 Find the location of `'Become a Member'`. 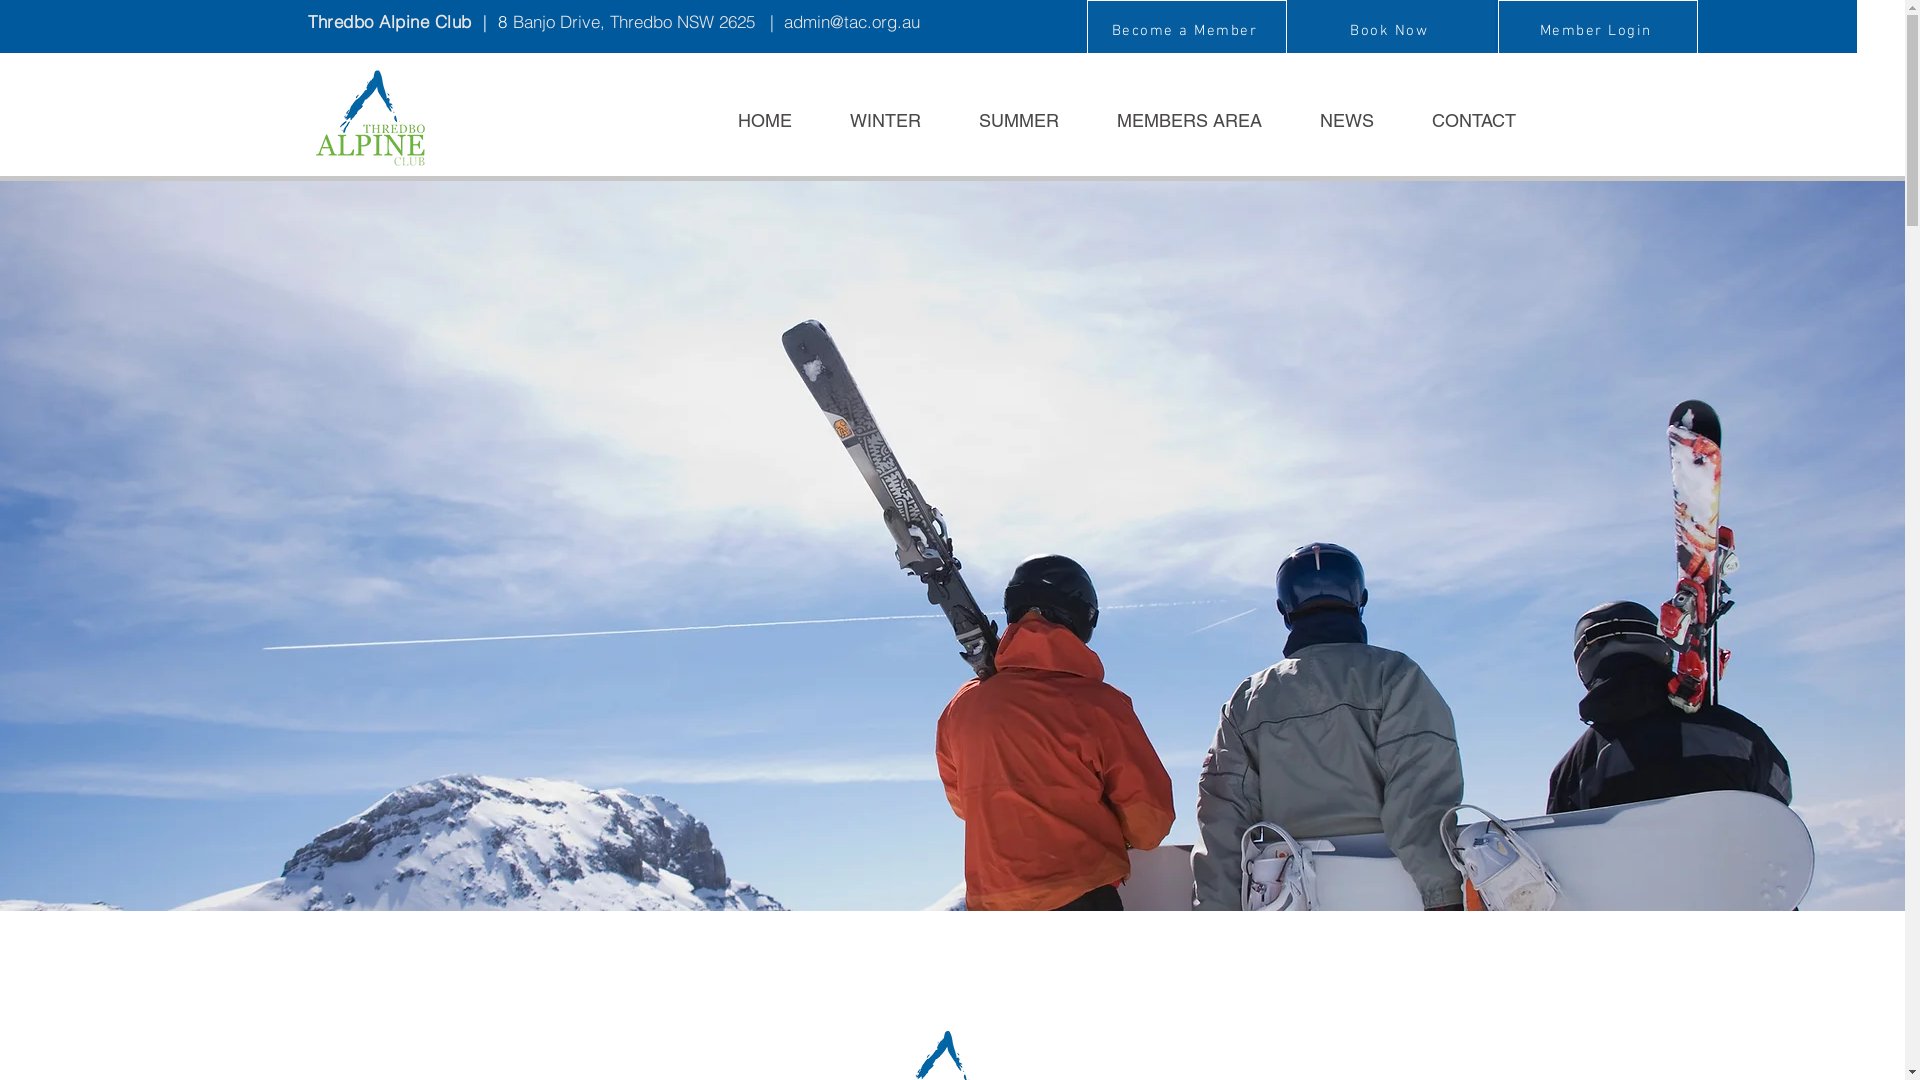

'Become a Member' is located at coordinates (1185, 30).